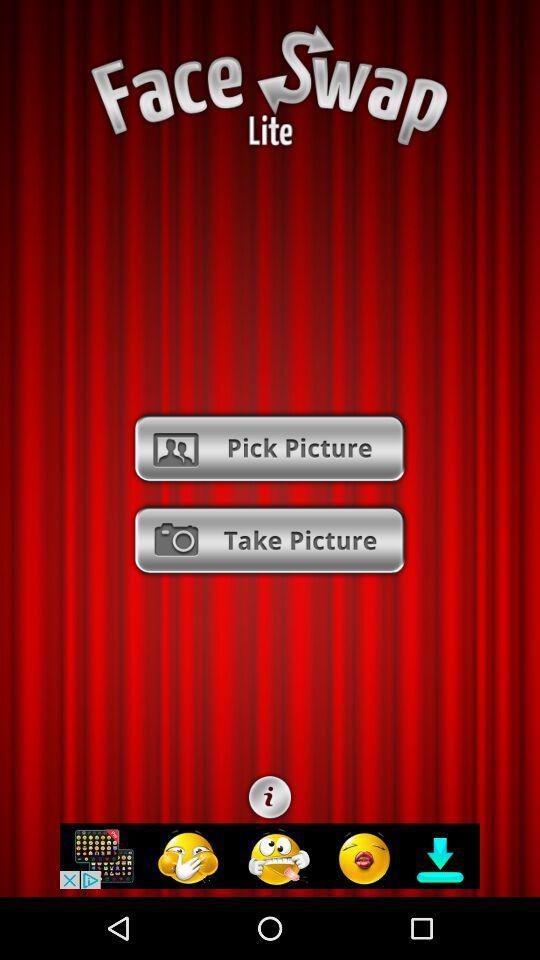 Image resolution: width=540 pixels, height=960 pixels. Describe the element at coordinates (269, 539) in the screenshot. I see `the option` at that location.